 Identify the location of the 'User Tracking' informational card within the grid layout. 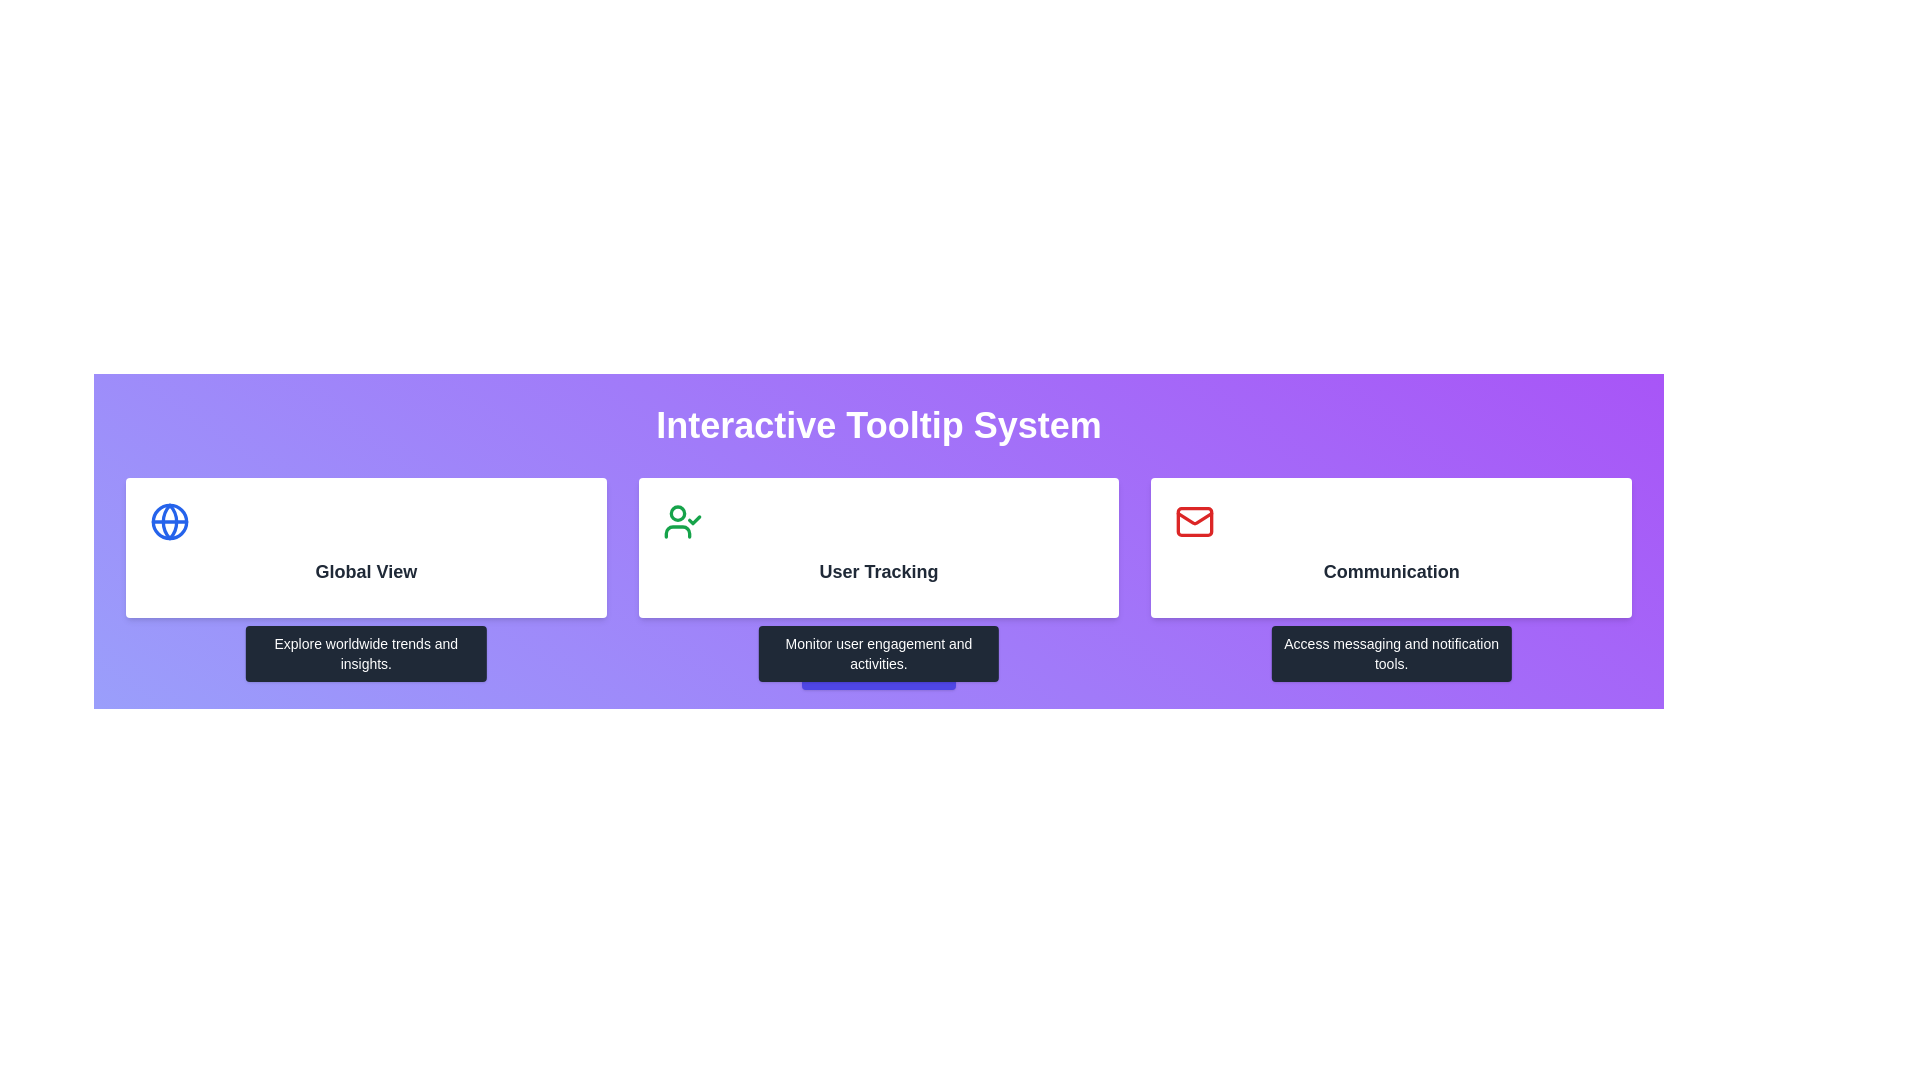
(878, 547).